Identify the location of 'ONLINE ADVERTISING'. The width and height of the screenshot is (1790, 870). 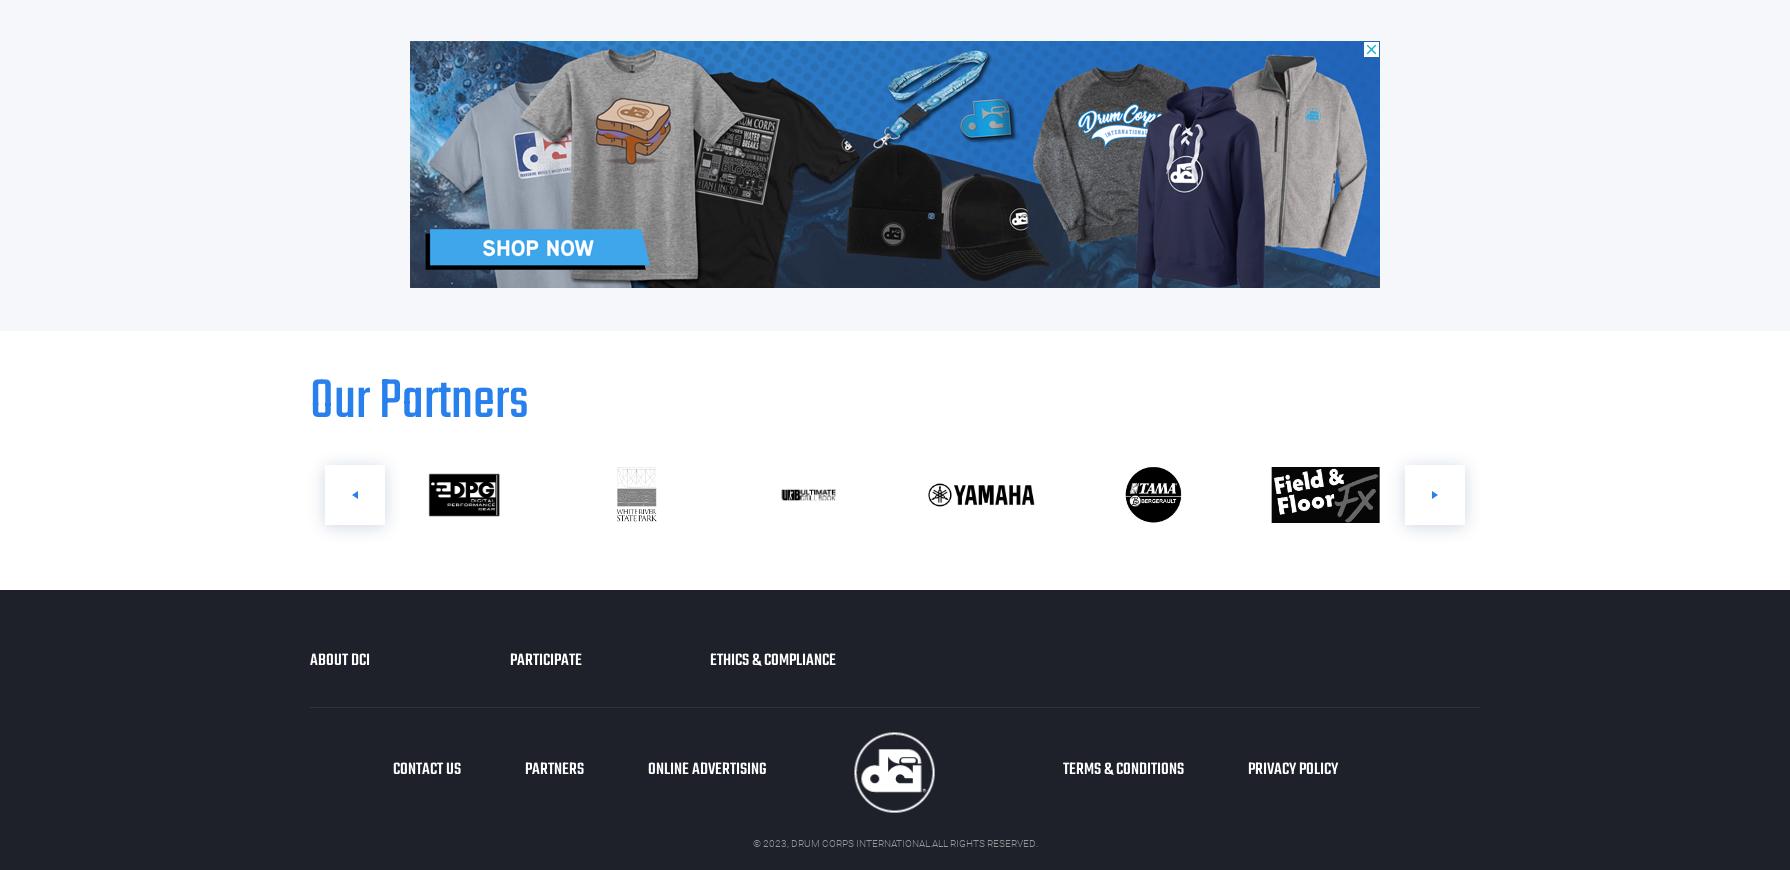
(706, 770).